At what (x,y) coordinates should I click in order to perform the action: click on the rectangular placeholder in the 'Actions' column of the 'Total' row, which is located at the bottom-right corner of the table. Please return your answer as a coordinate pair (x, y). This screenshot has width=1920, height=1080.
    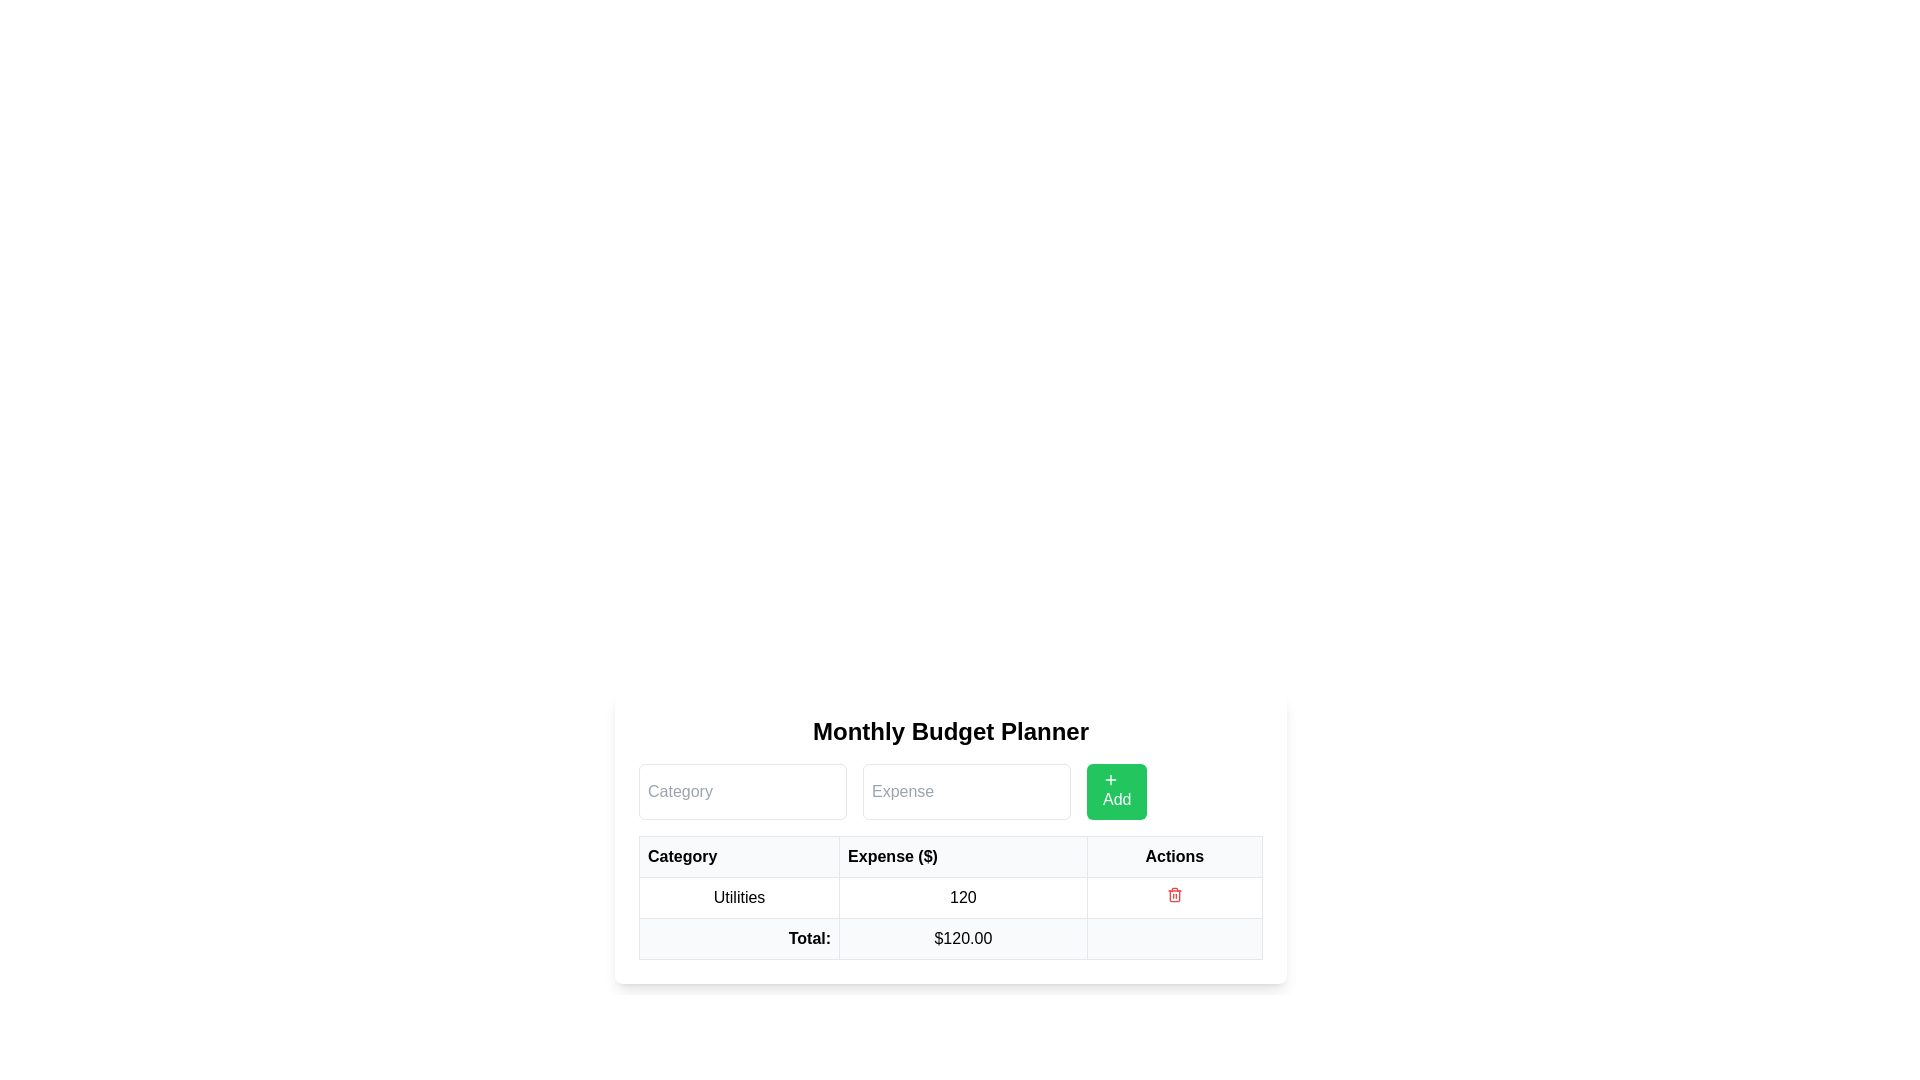
    Looking at the image, I should click on (1174, 938).